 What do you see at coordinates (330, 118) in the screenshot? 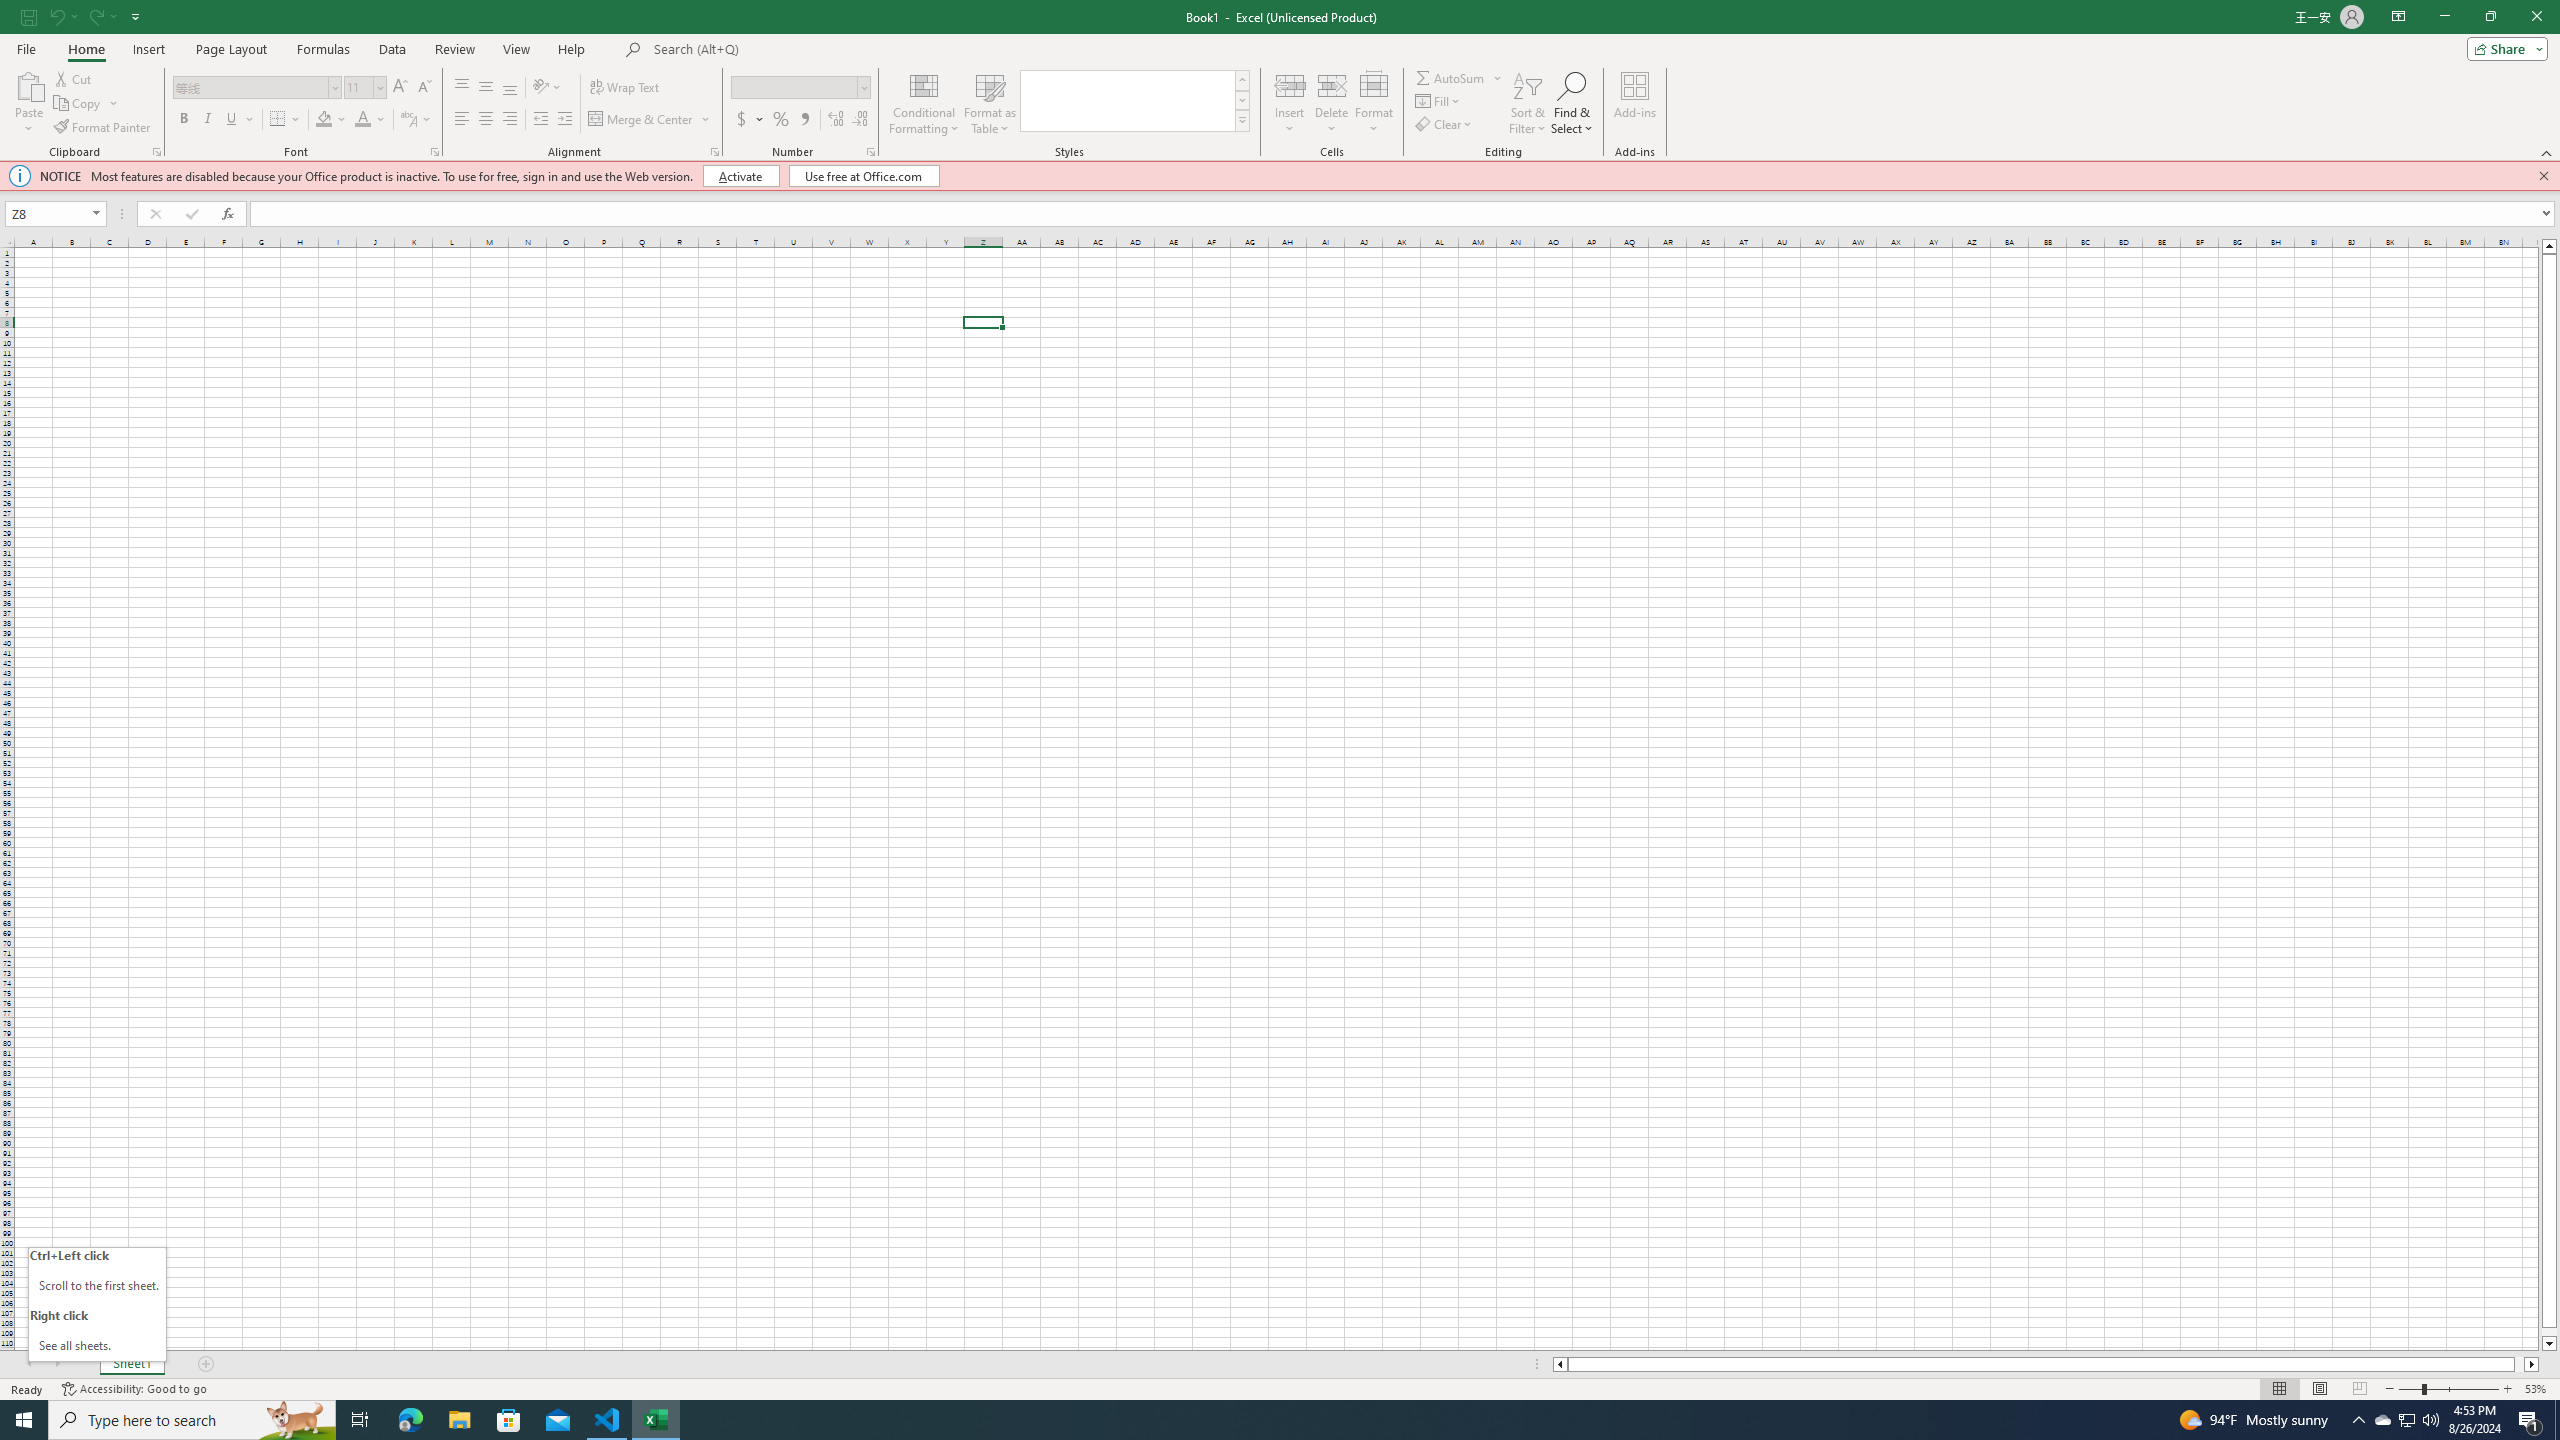
I see `'Fill Color'` at bounding box center [330, 118].